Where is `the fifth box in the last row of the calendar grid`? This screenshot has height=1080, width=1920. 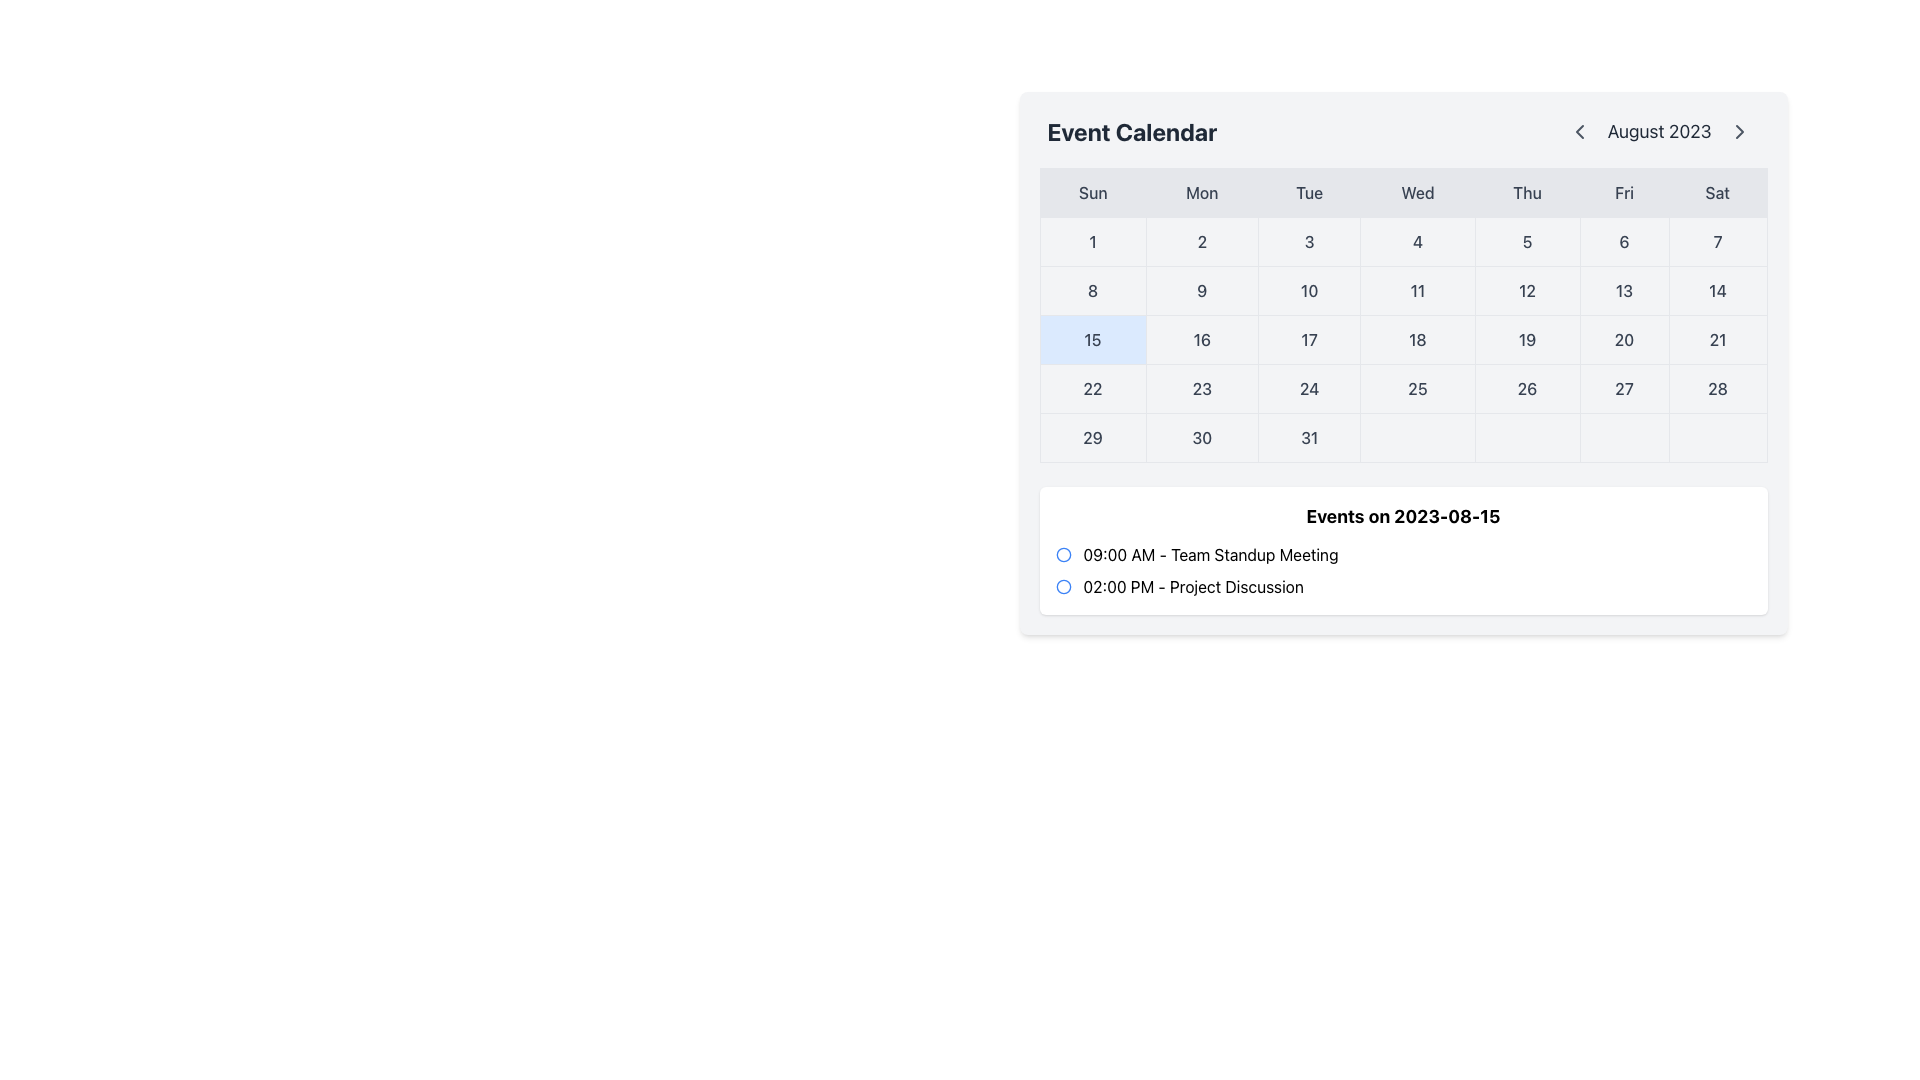 the fifth box in the last row of the calendar grid is located at coordinates (1526, 437).